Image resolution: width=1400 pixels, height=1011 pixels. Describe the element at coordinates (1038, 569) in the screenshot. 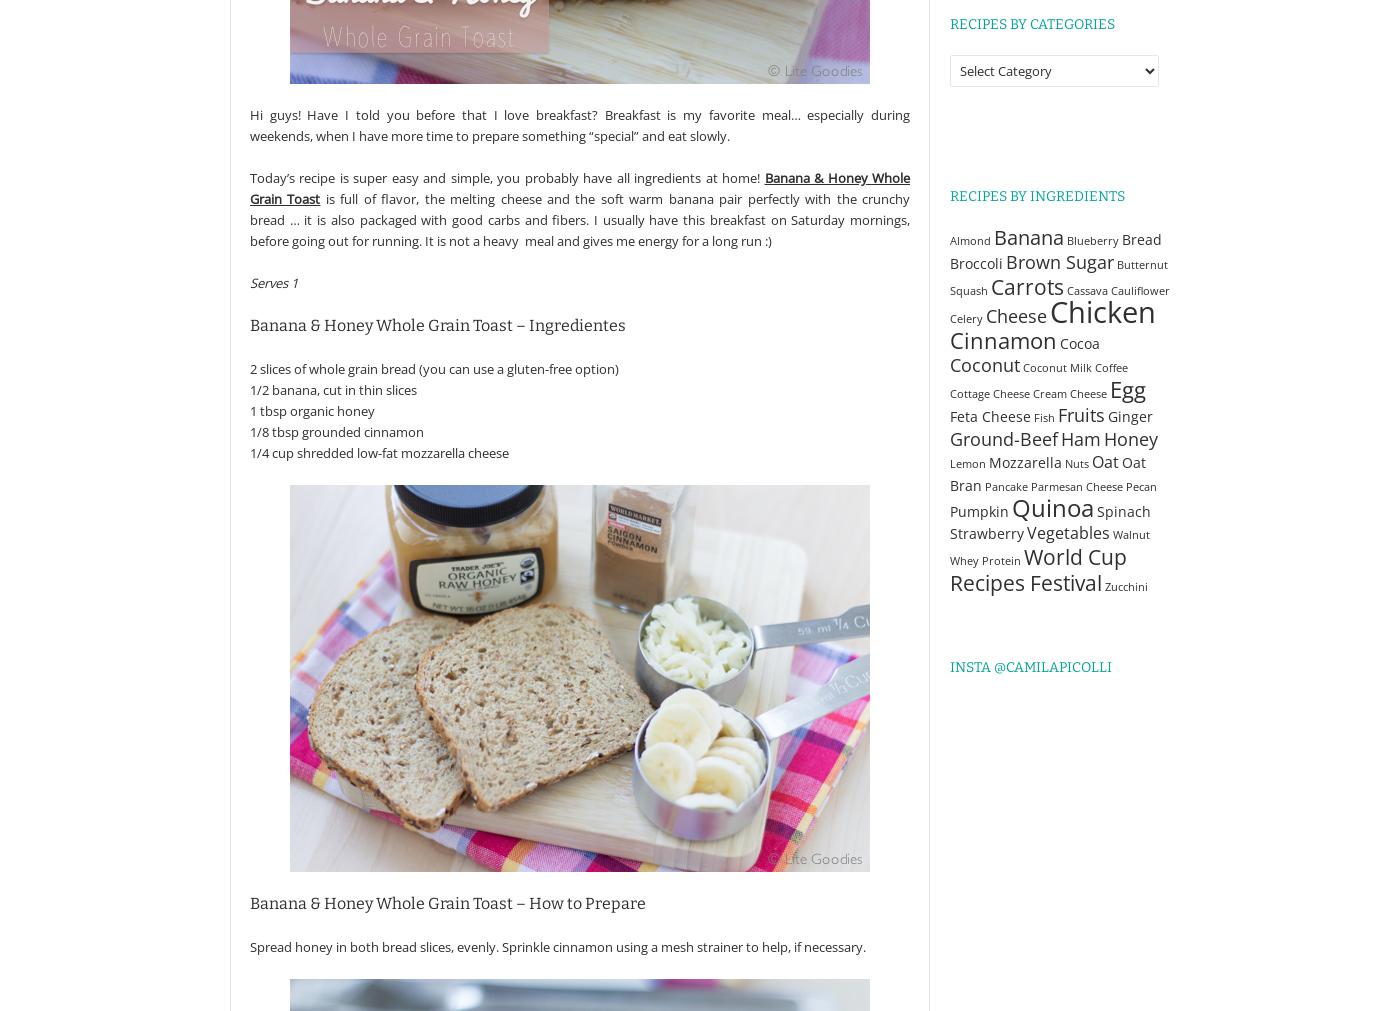

I see `'World Cup Recipes Festival'` at that location.